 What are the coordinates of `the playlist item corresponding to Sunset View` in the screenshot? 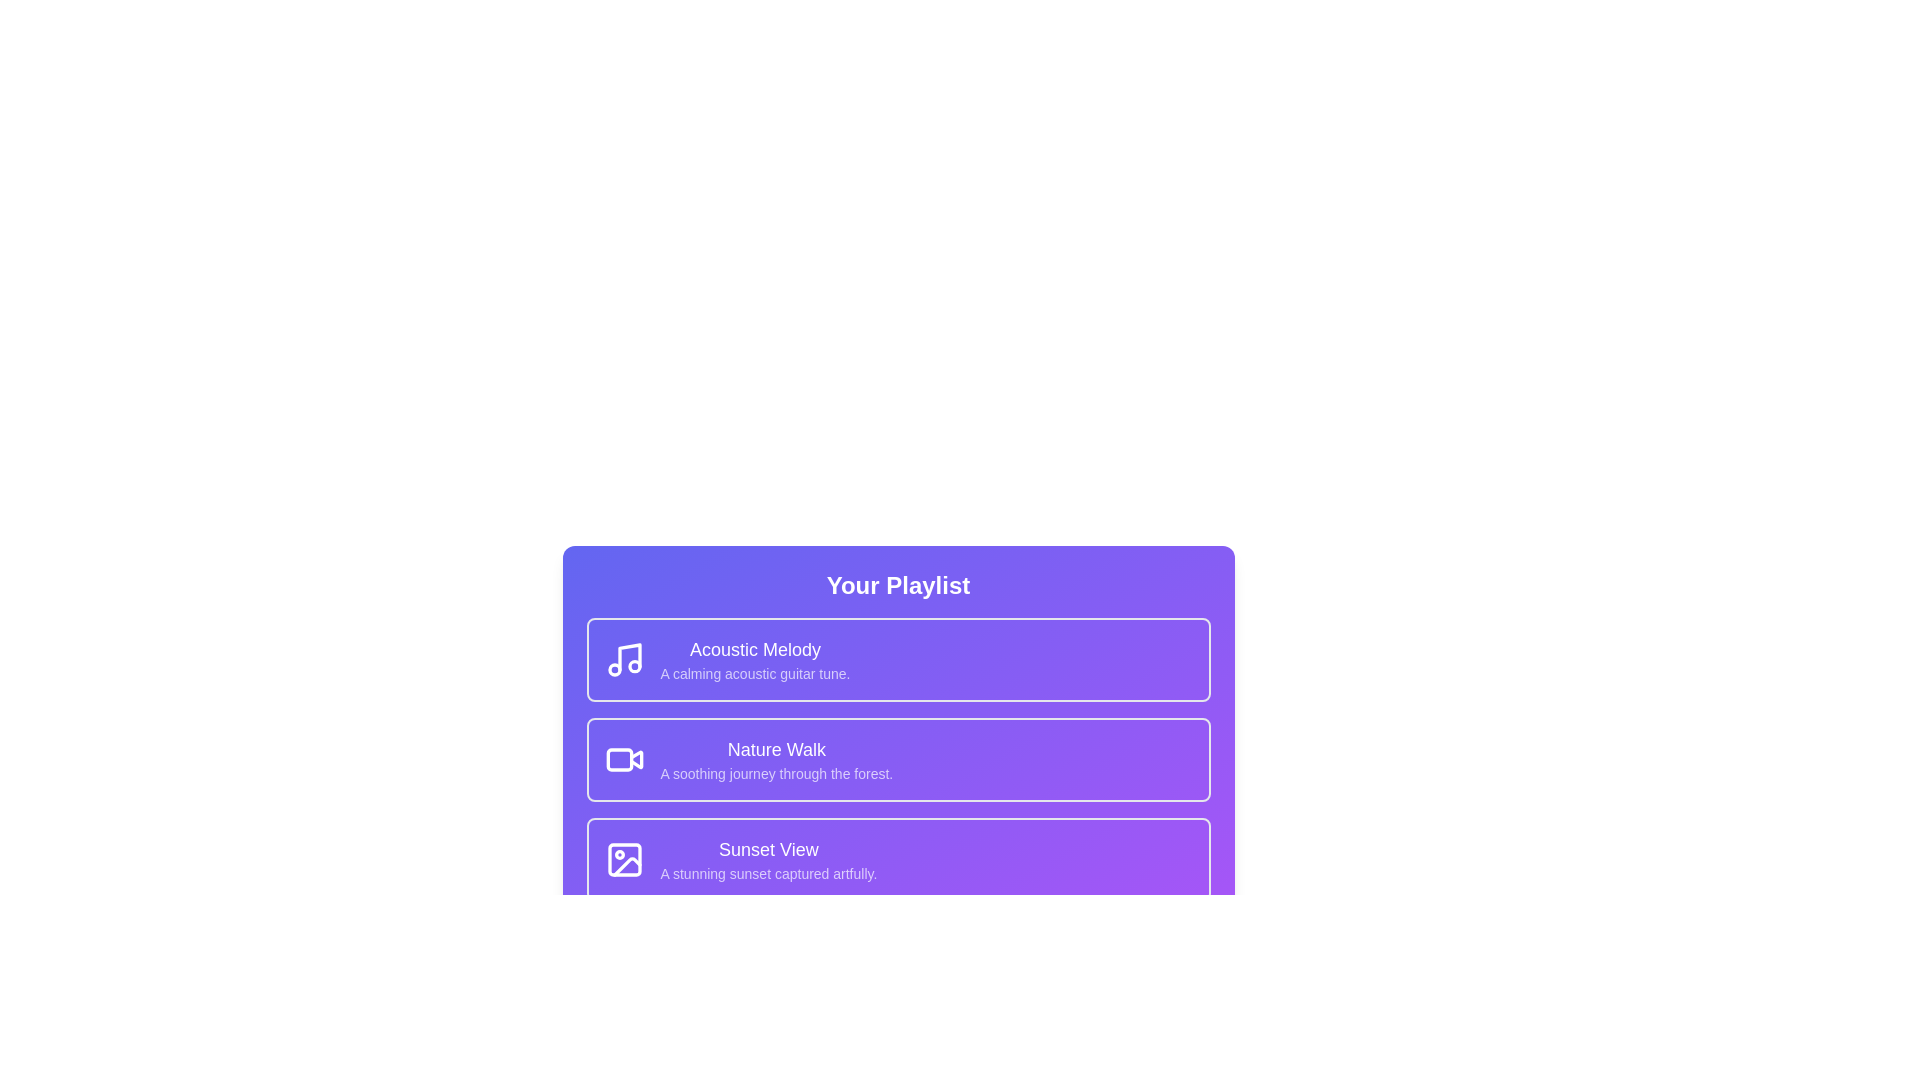 It's located at (897, 859).